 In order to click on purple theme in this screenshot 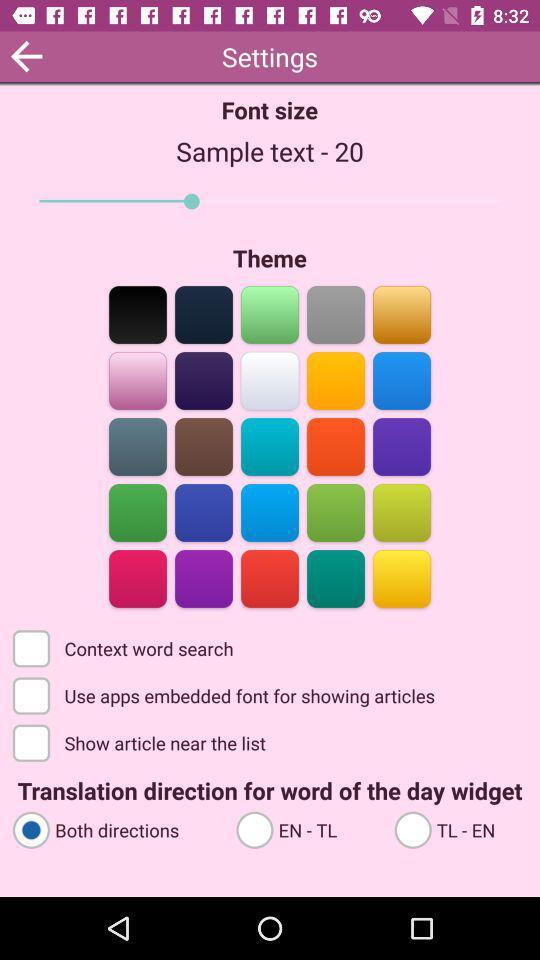, I will do `click(401, 445)`.